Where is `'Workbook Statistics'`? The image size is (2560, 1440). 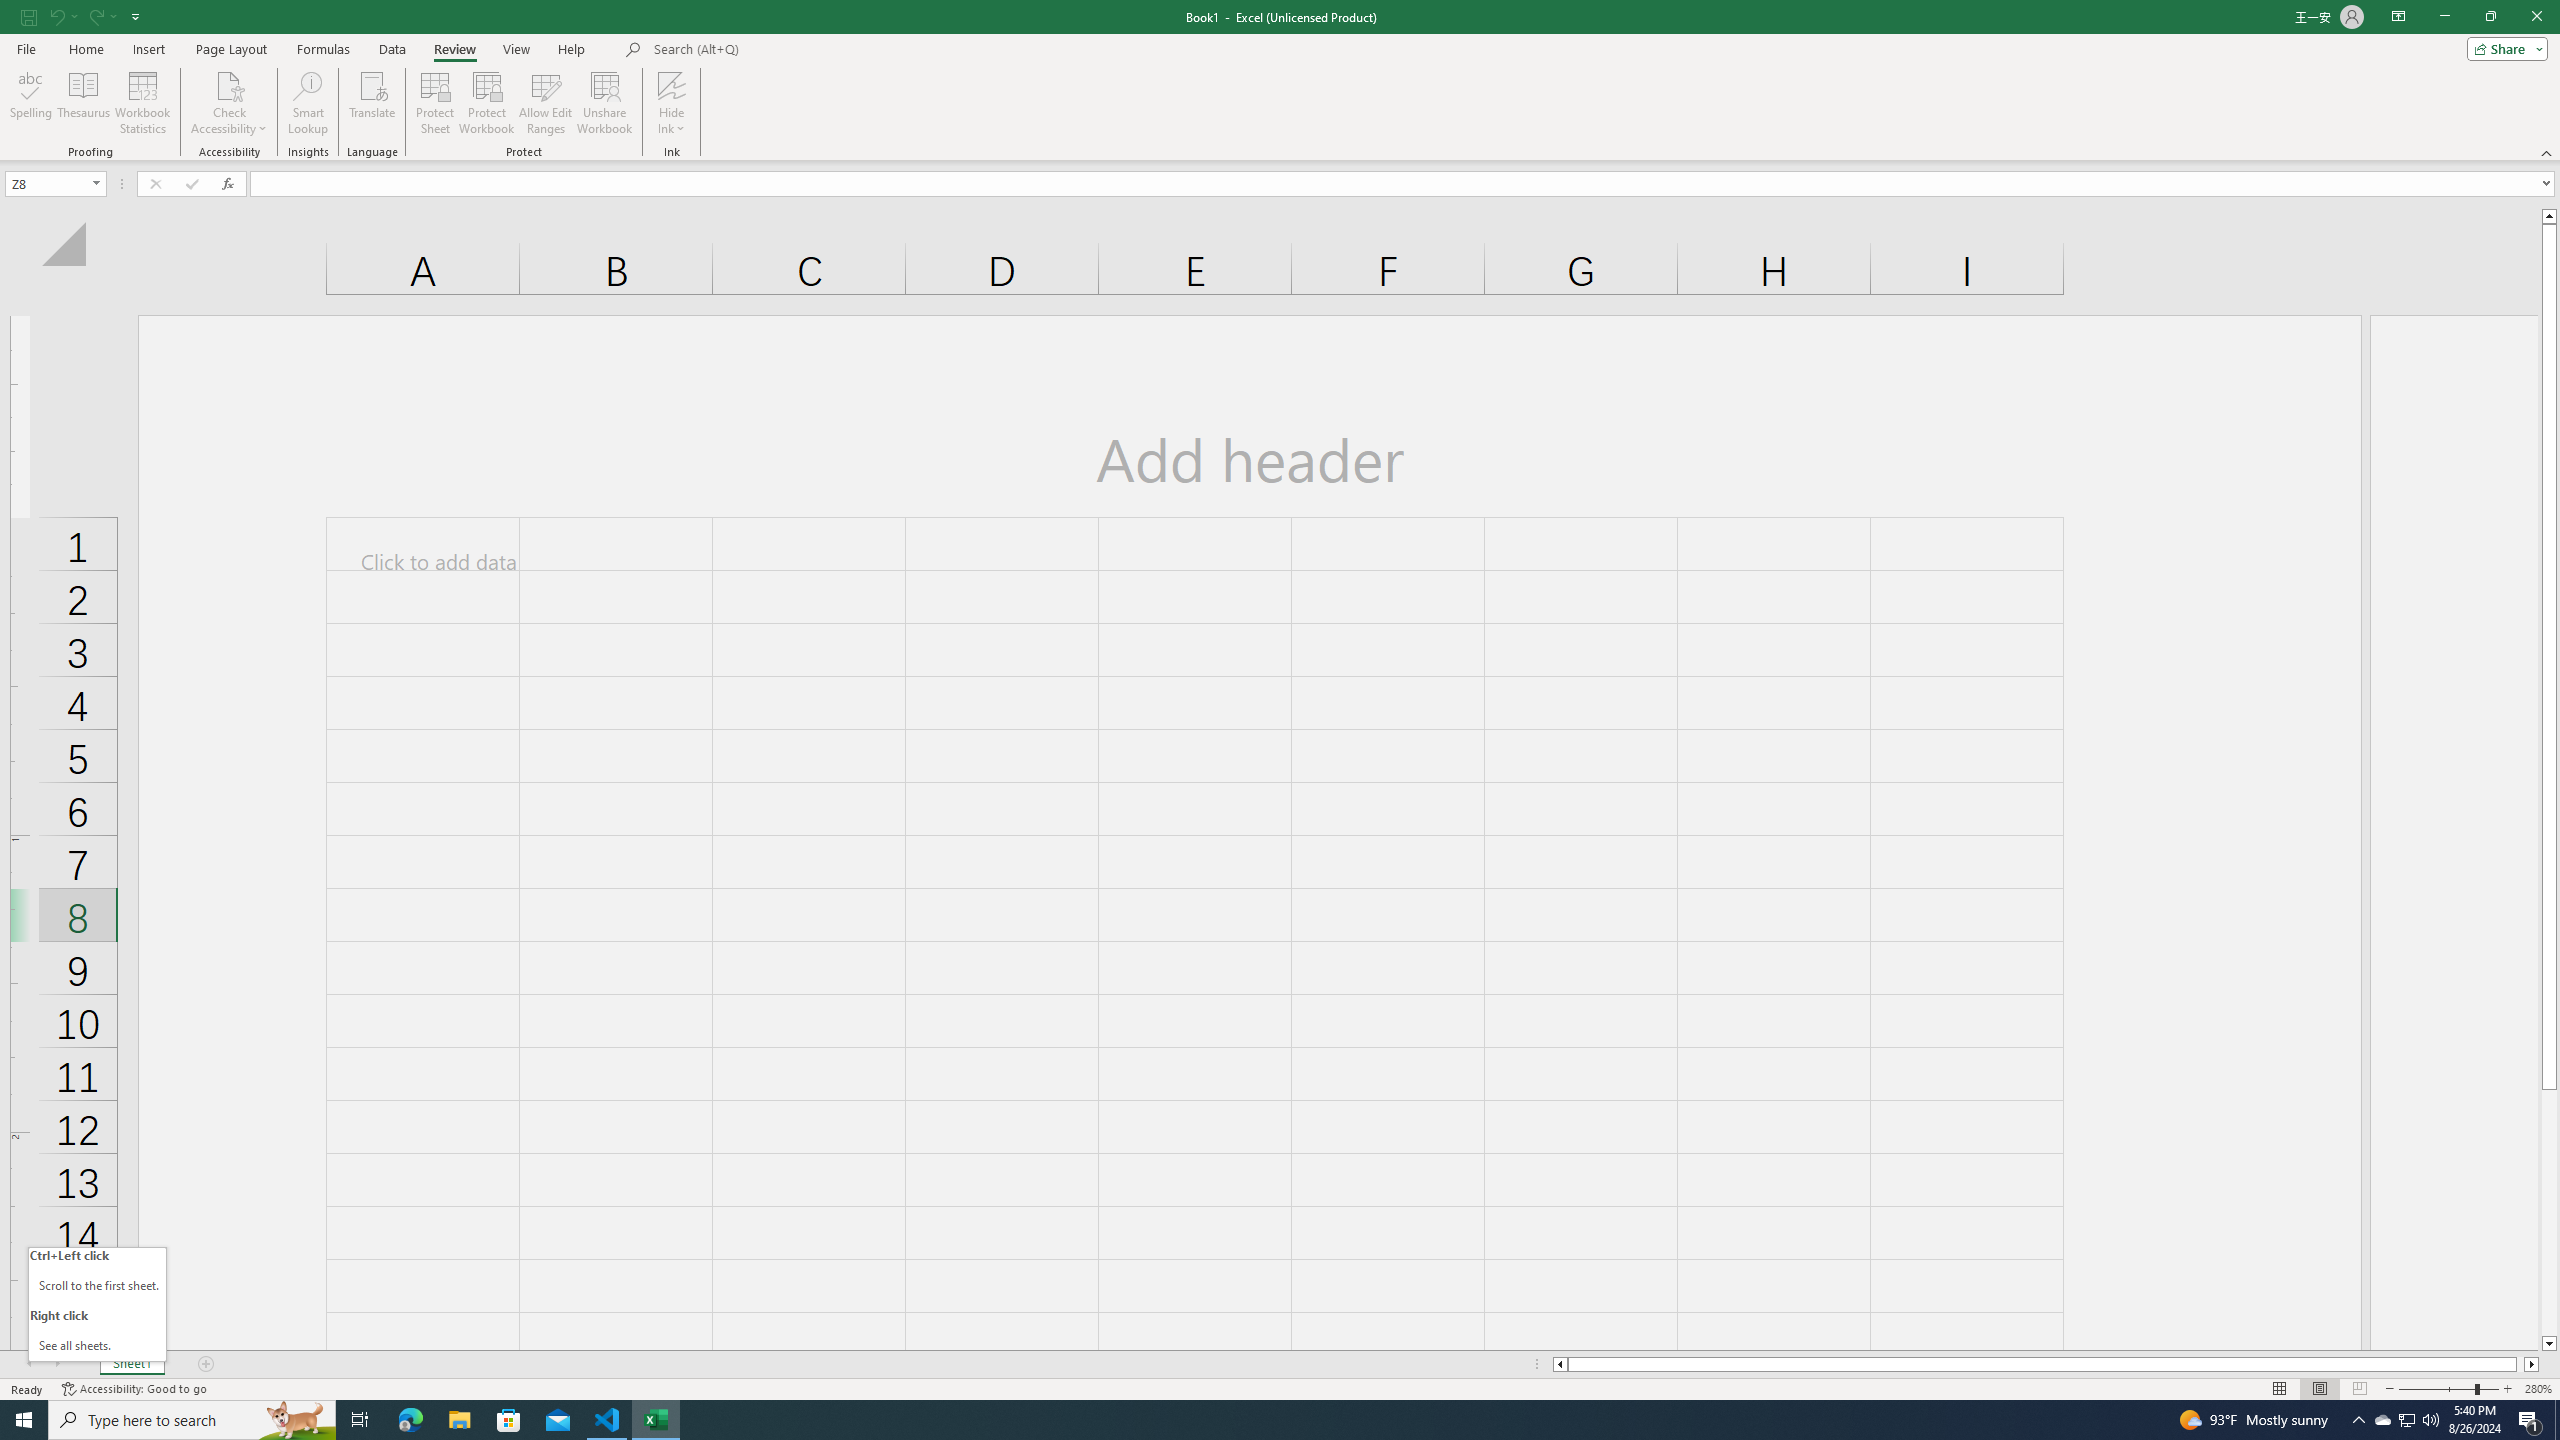
'Workbook Statistics' is located at coordinates (142, 103).